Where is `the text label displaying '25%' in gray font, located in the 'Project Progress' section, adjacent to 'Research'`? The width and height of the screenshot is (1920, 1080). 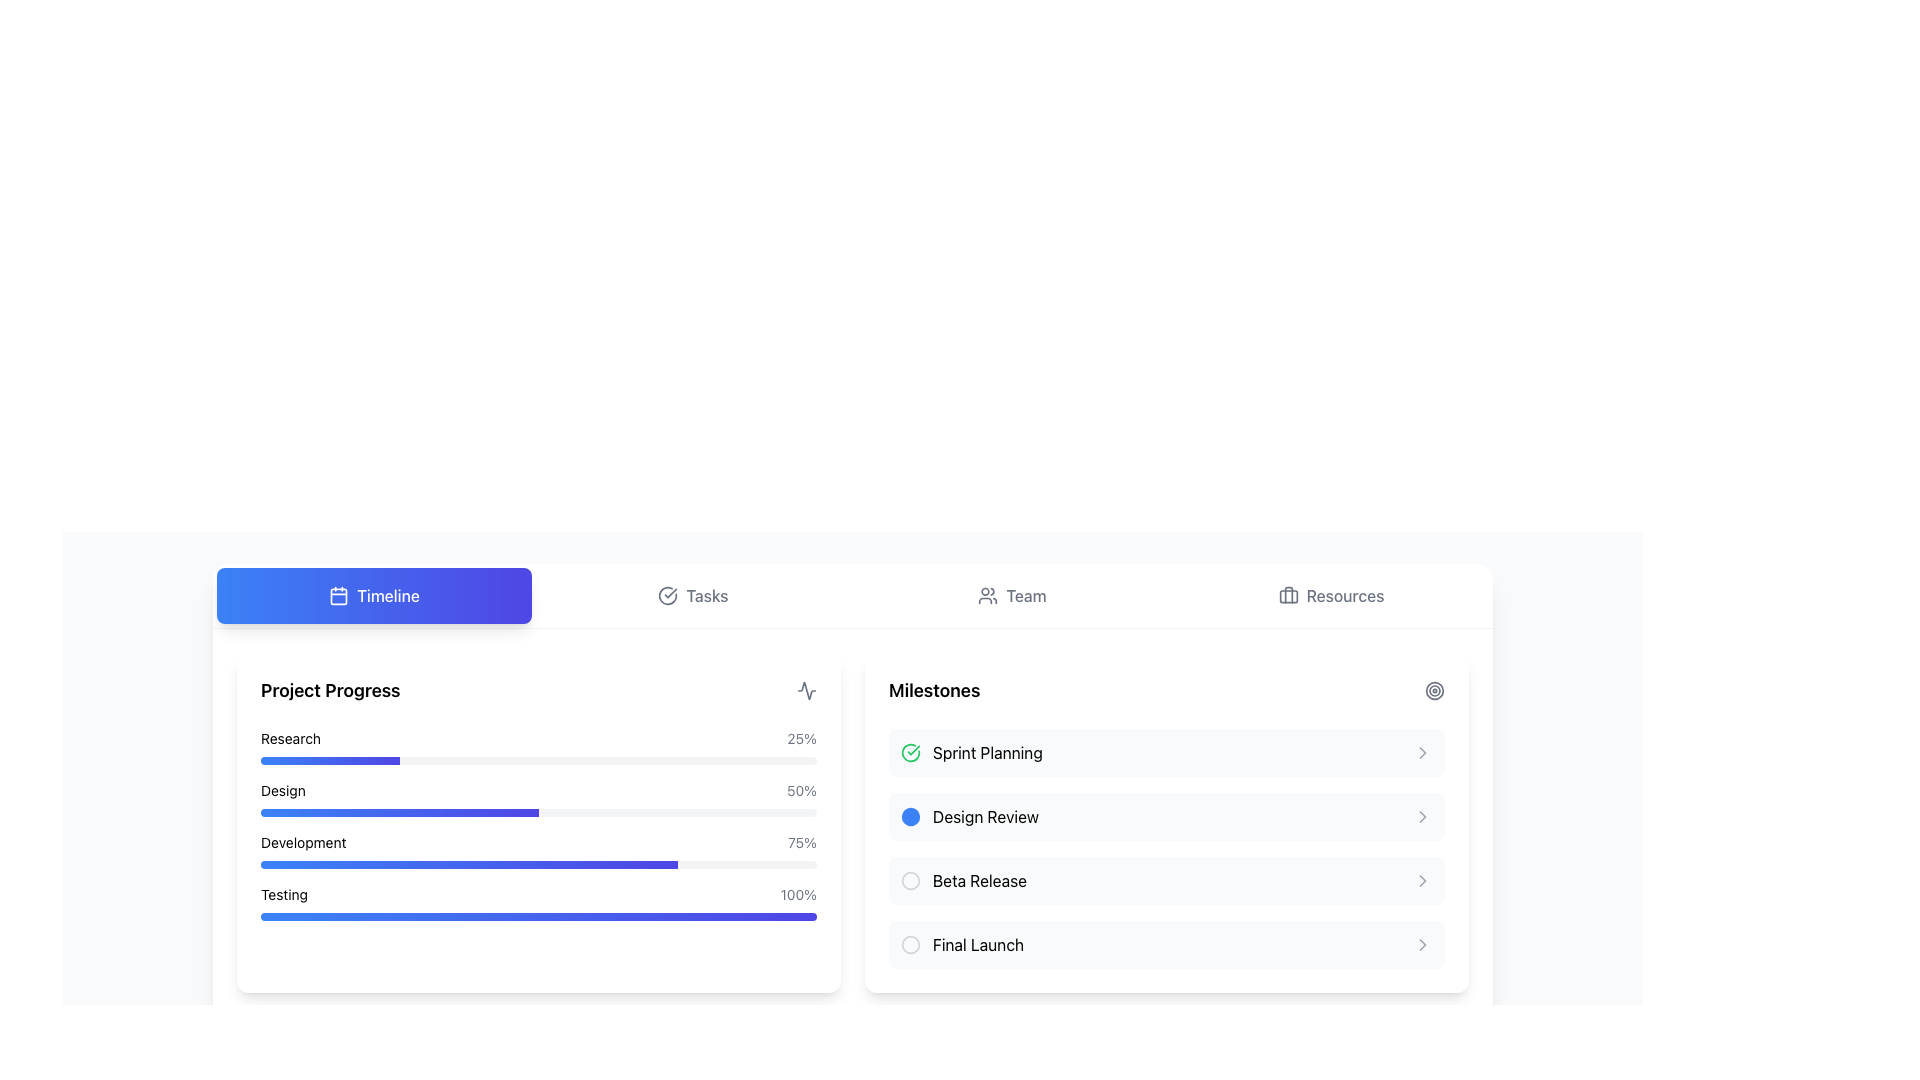
the text label displaying '25%' in gray font, located in the 'Project Progress' section, adjacent to 'Research' is located at coordinates (802, 739).